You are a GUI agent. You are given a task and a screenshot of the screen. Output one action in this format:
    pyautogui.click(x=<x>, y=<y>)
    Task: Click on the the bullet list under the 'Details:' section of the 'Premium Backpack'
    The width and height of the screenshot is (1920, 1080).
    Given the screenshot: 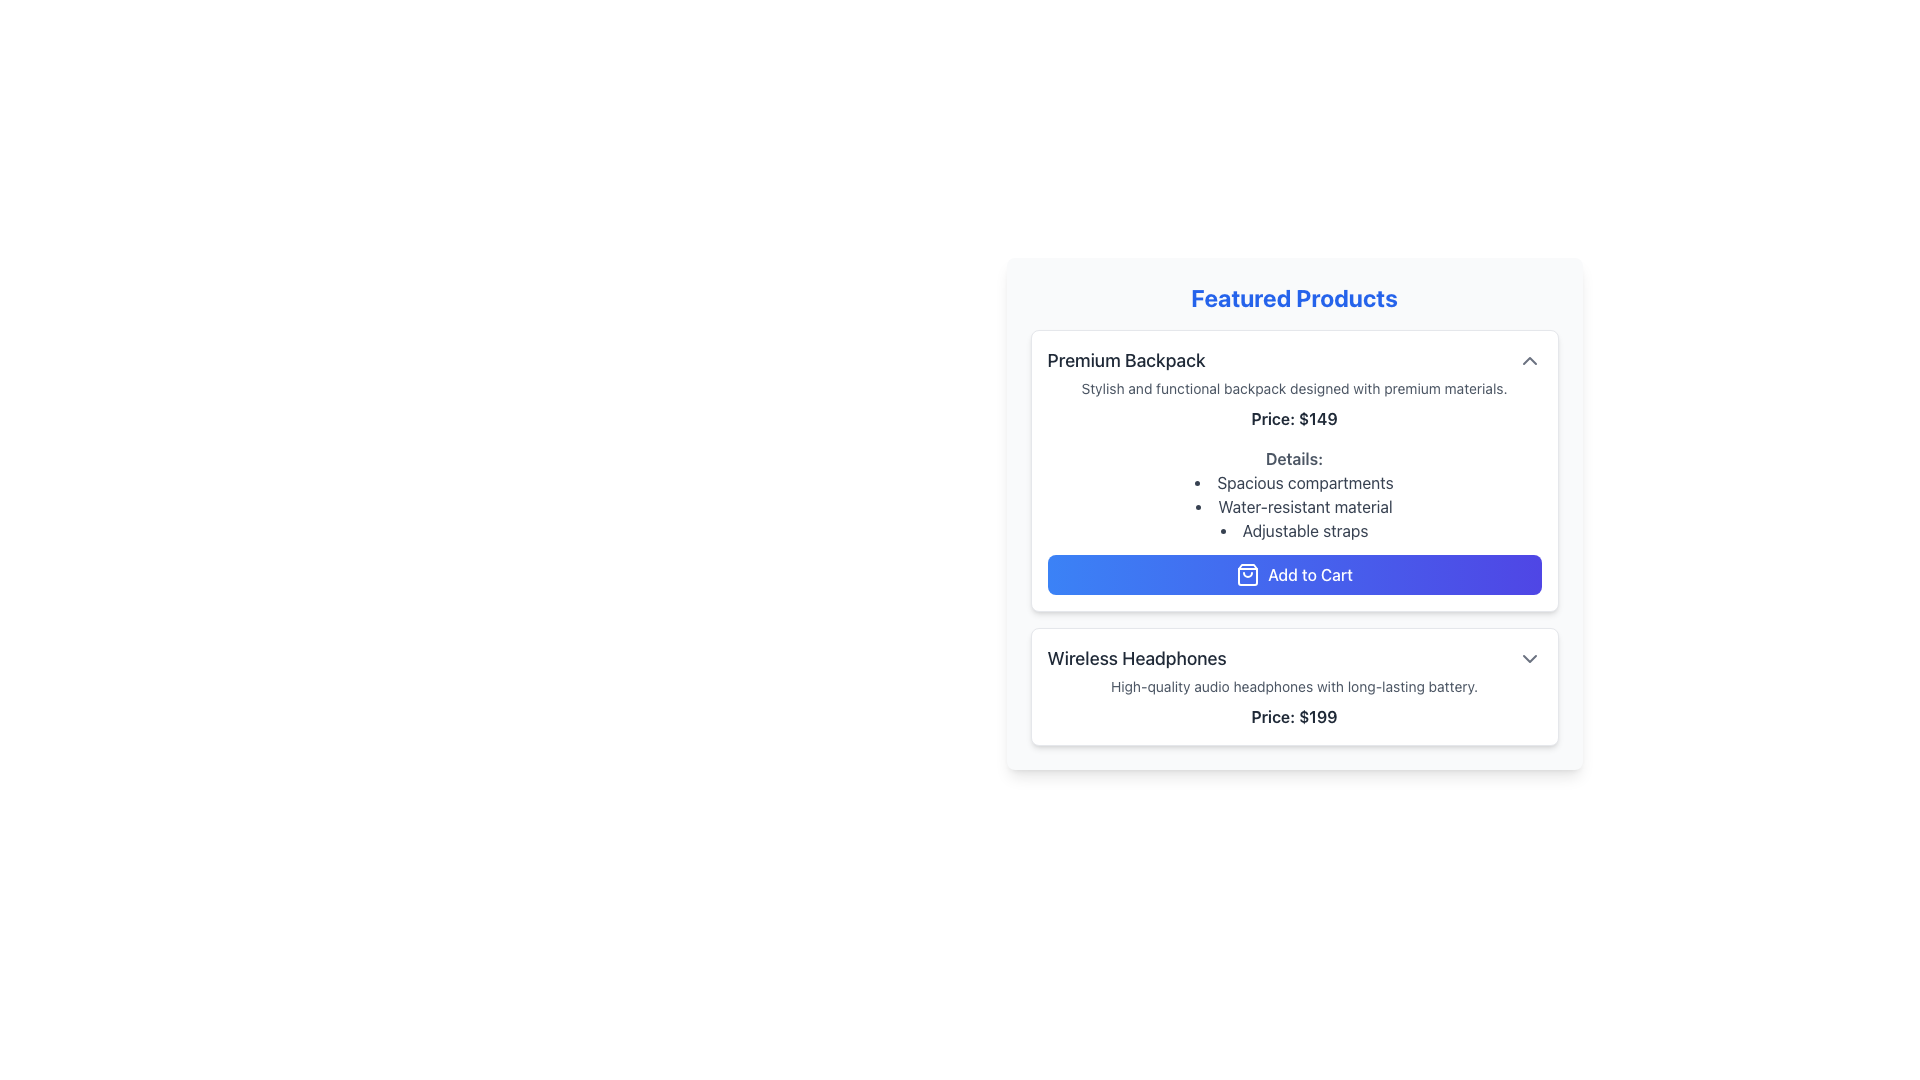 What is the action you would take?
    pyautogui.click(x=1294, y=505)
    